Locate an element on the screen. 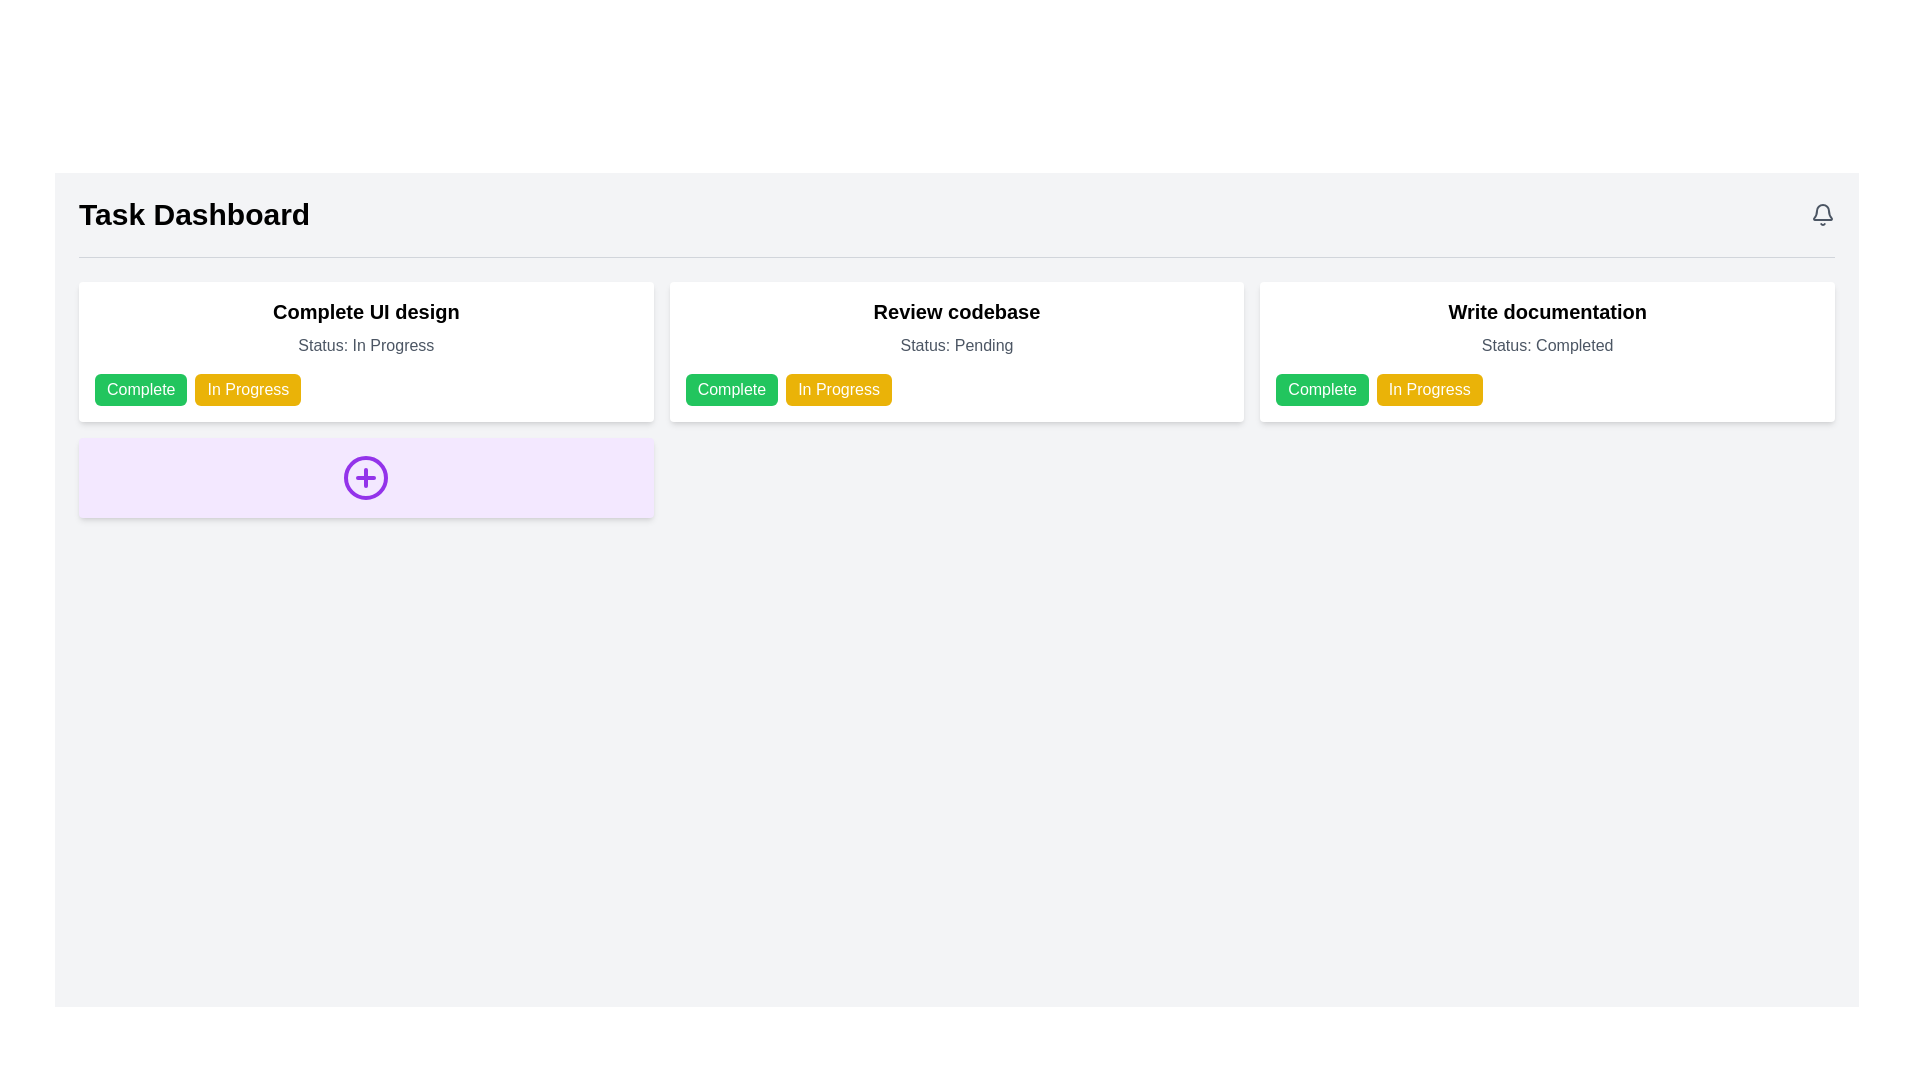 The height and width of the screenshot is (1080, 1920). the text label that serves as the title for the first card, located at the upper central part of the card is located at coordinates (366, 312).